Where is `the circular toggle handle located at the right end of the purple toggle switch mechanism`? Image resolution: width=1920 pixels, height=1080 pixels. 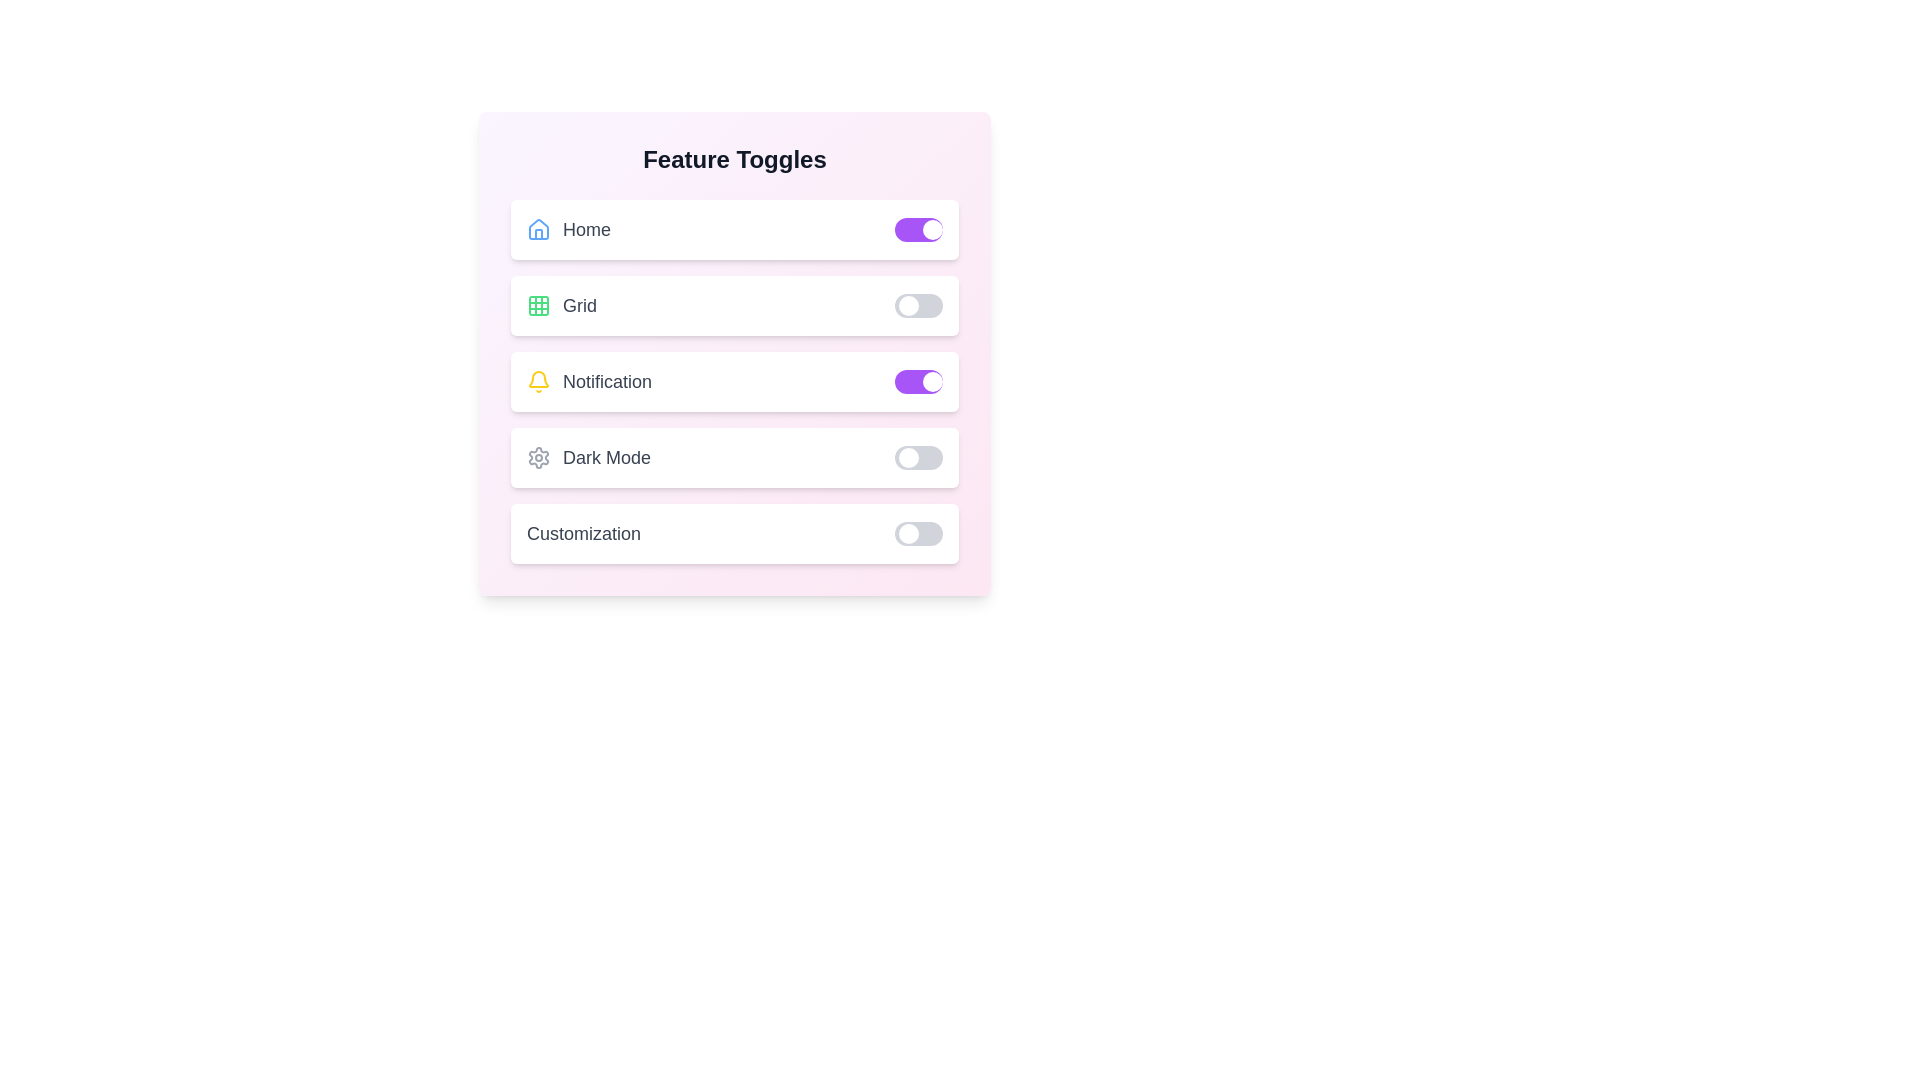 the circular toggle handle located at the right end of the purple toggle switch mechanism is located at coordinates (931, 229).